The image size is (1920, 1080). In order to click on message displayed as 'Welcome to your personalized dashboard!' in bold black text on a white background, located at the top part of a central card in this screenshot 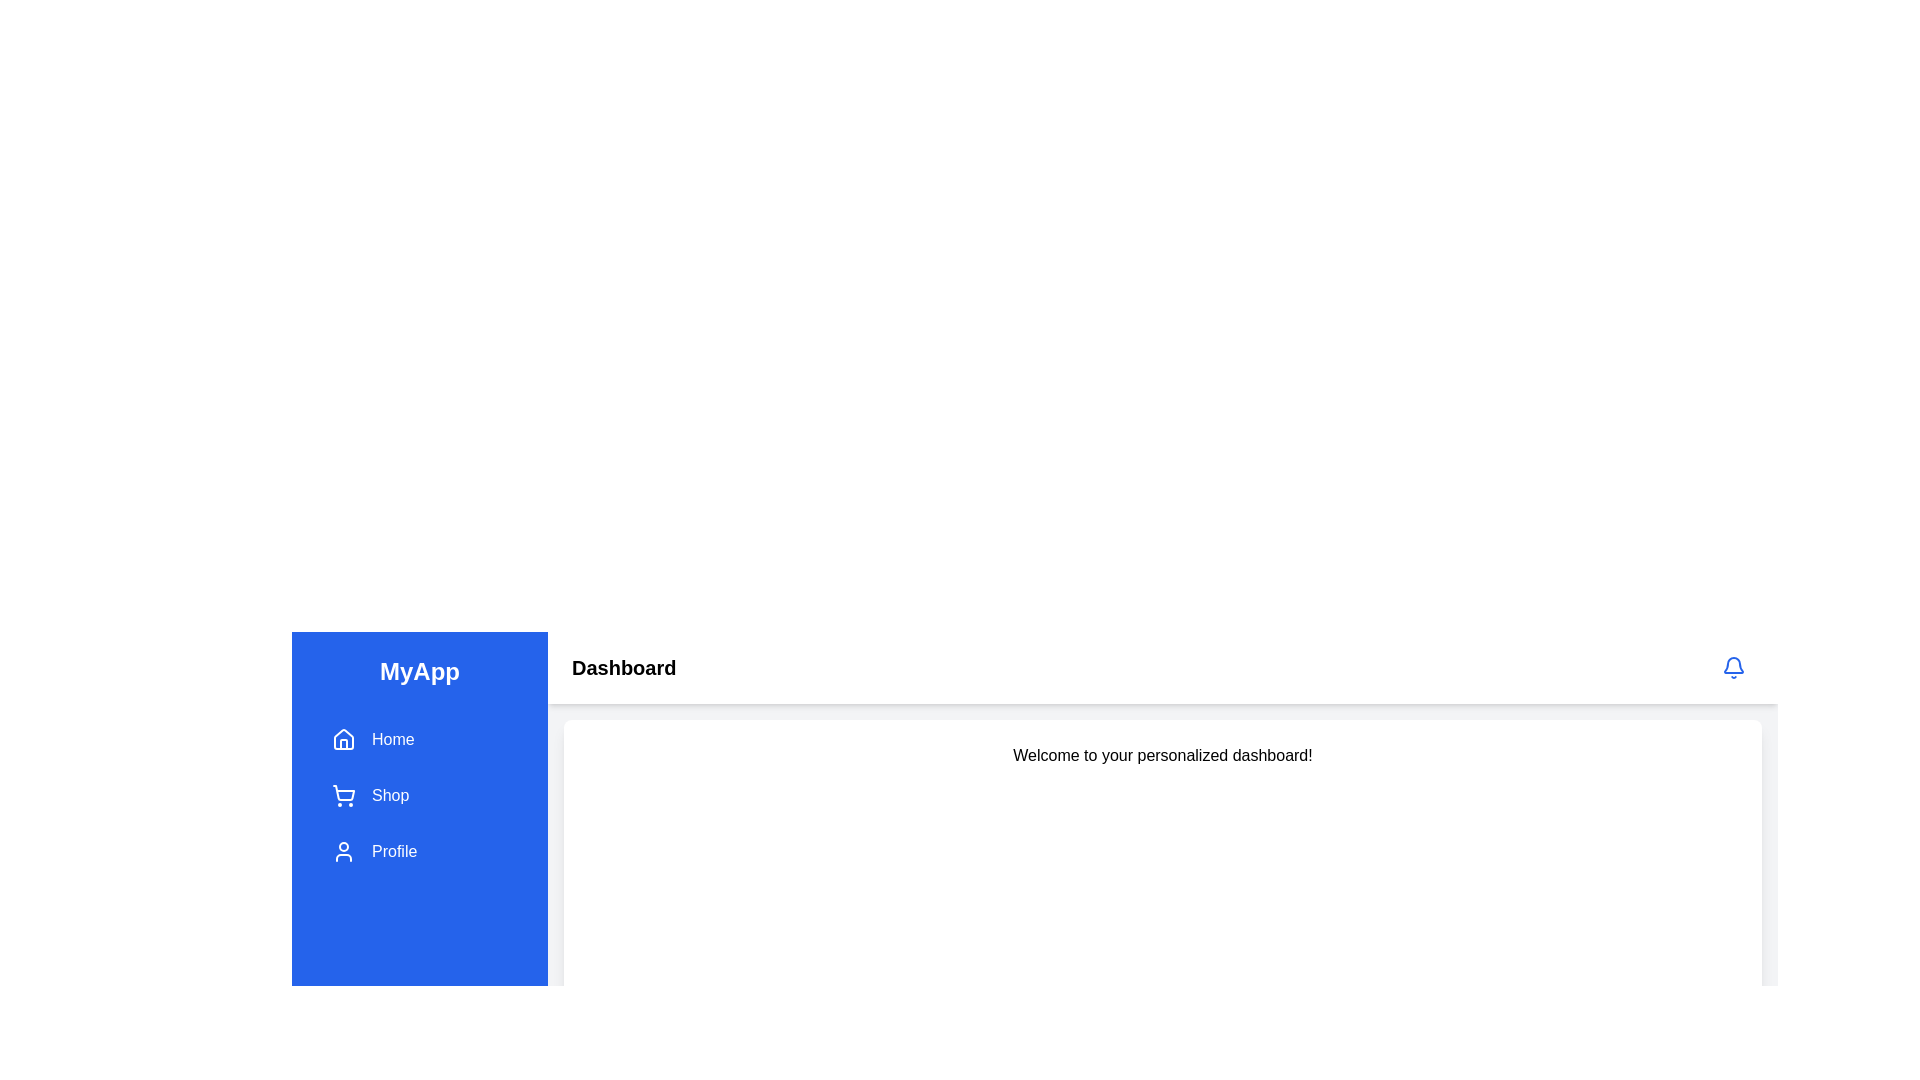, I will do `click(1162, 756)`.